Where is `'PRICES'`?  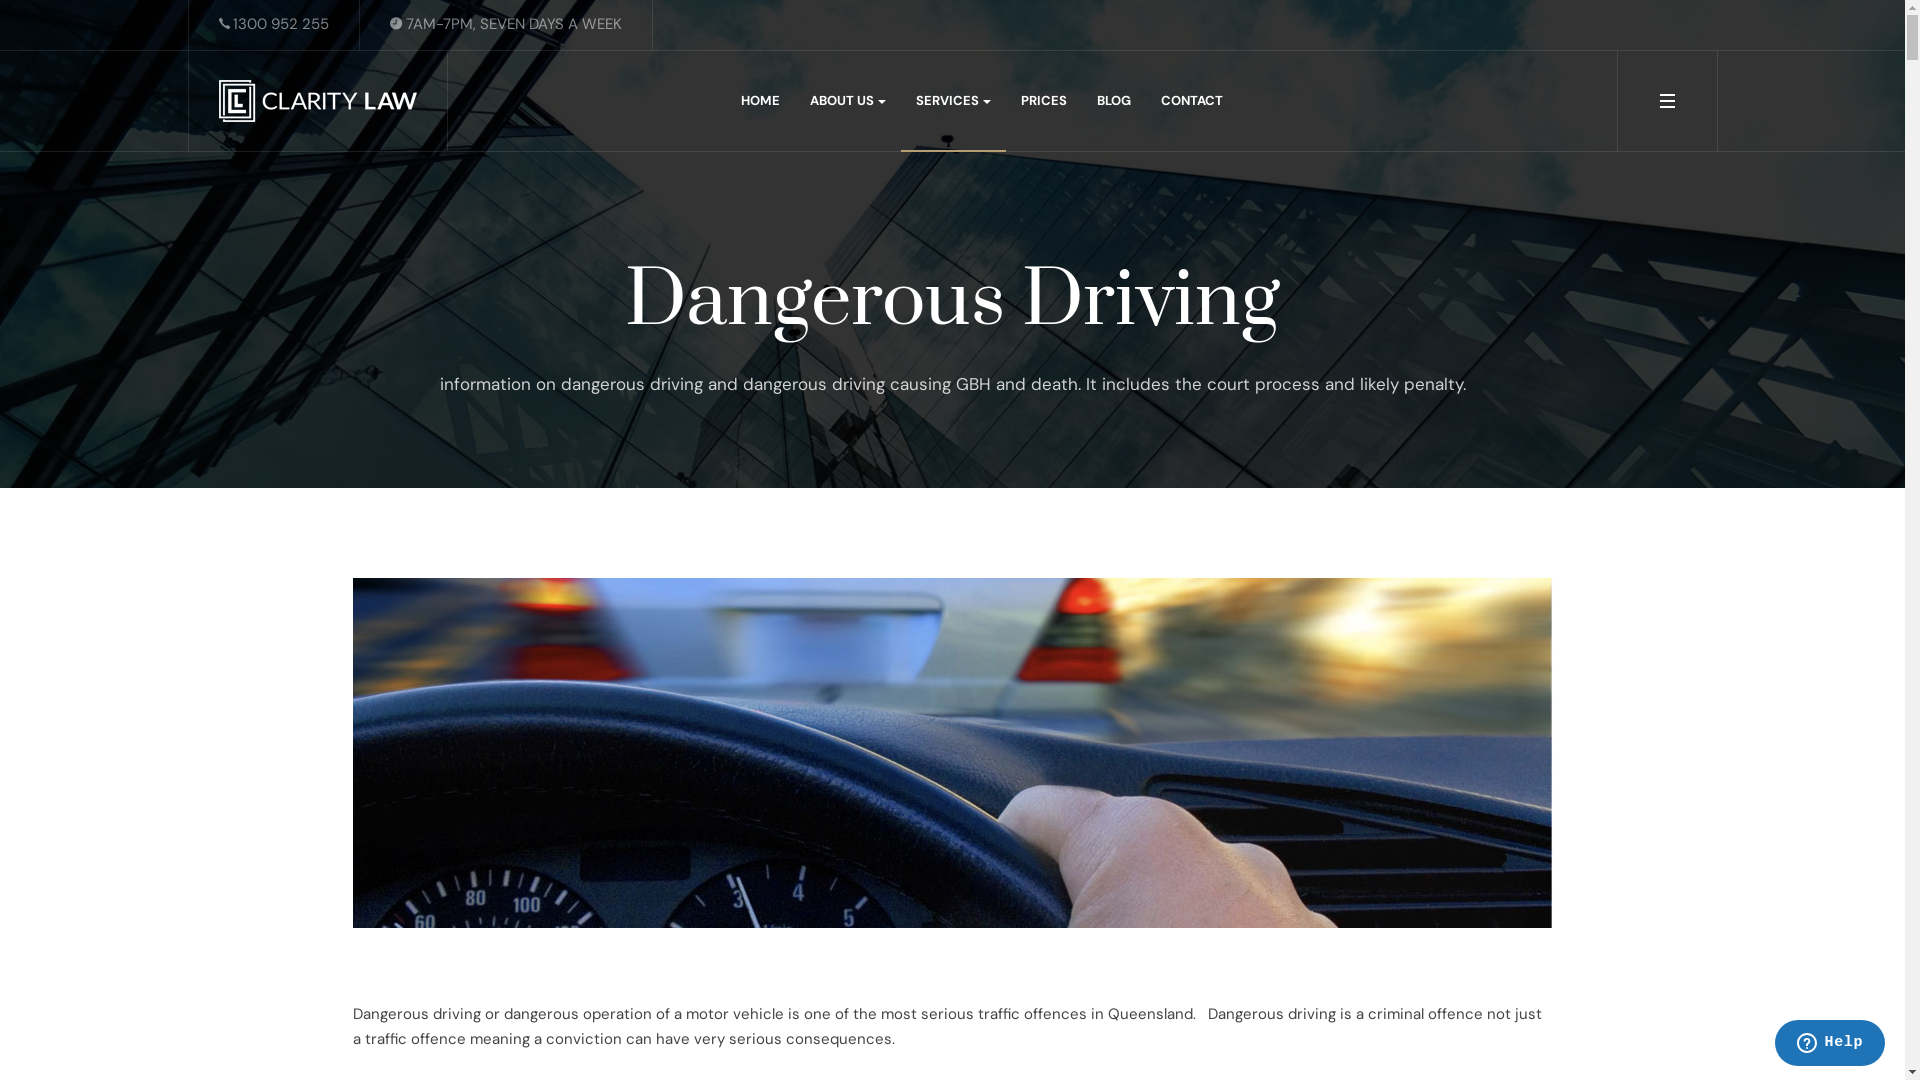 'PRICES' is located at coordinates (1042, 100).